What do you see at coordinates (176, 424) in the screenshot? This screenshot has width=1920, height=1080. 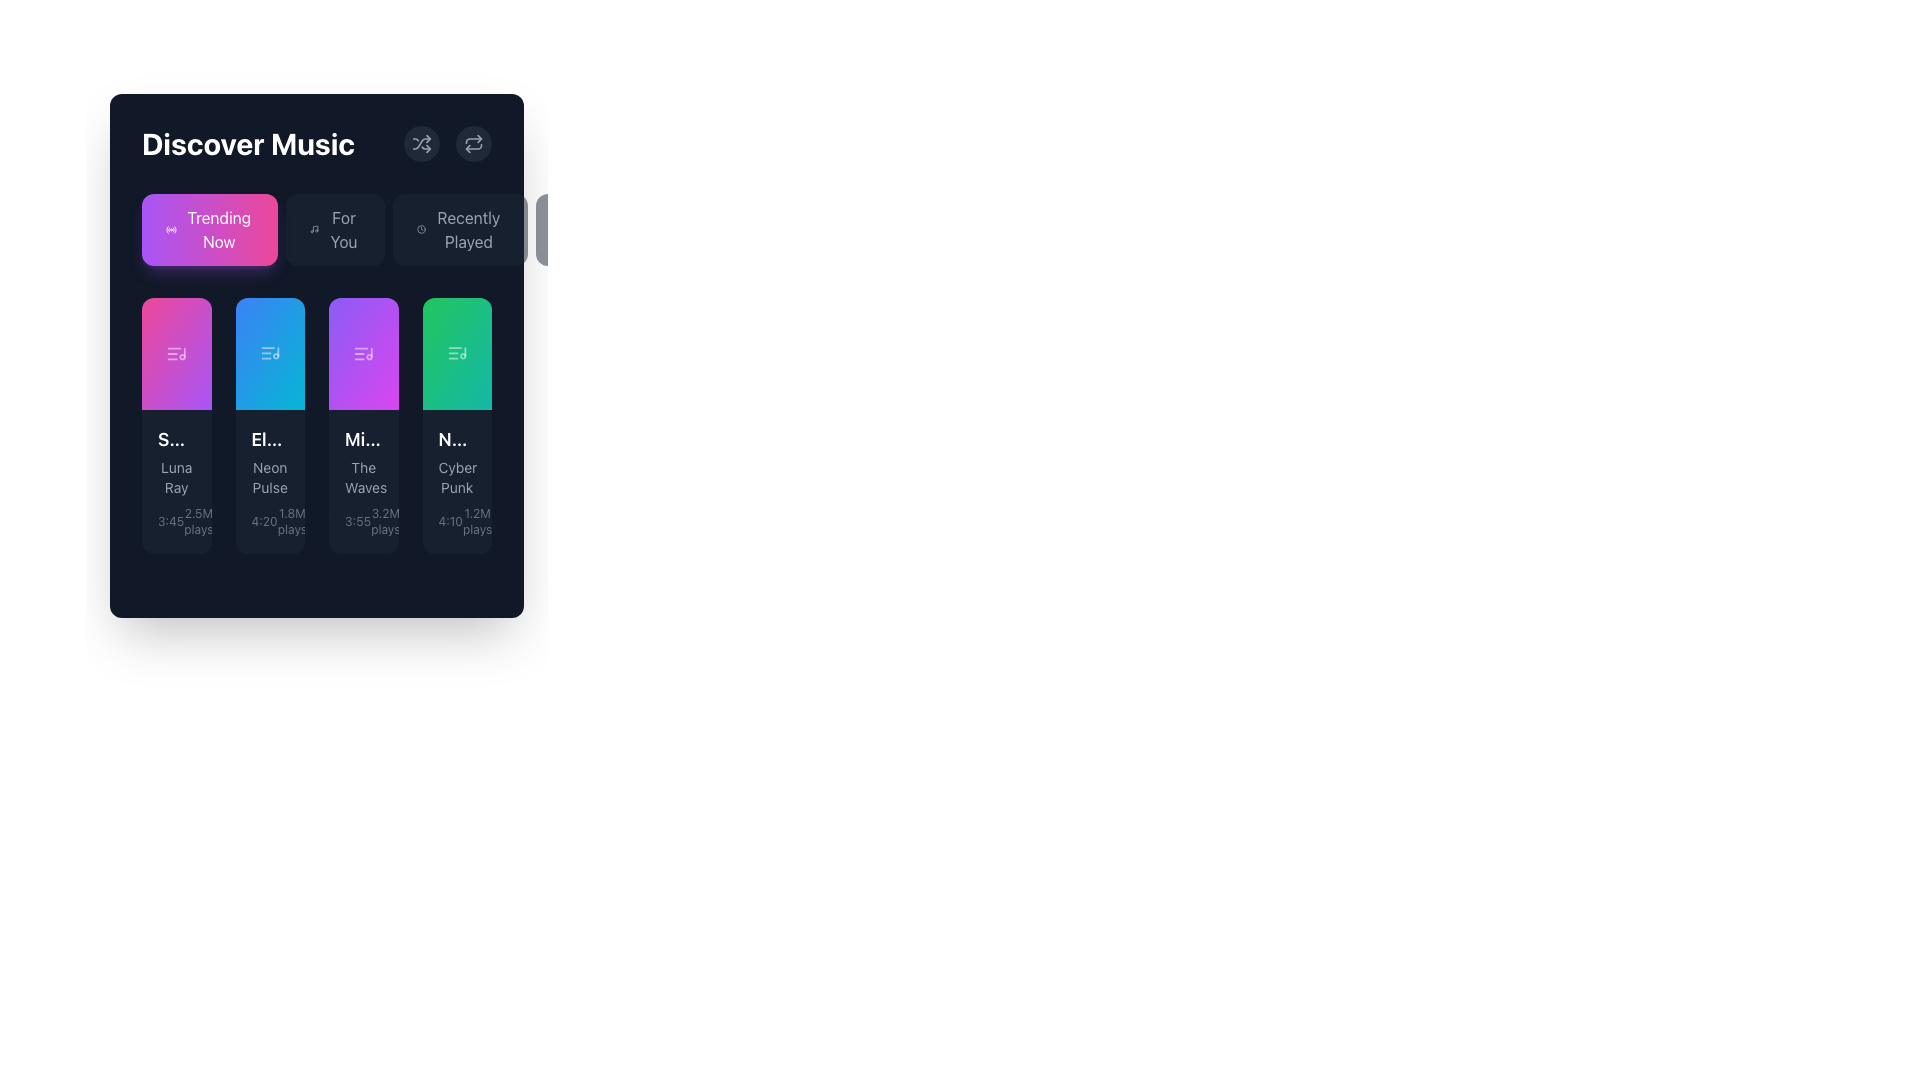 I see `the first card` at bounding box center [176, 424].